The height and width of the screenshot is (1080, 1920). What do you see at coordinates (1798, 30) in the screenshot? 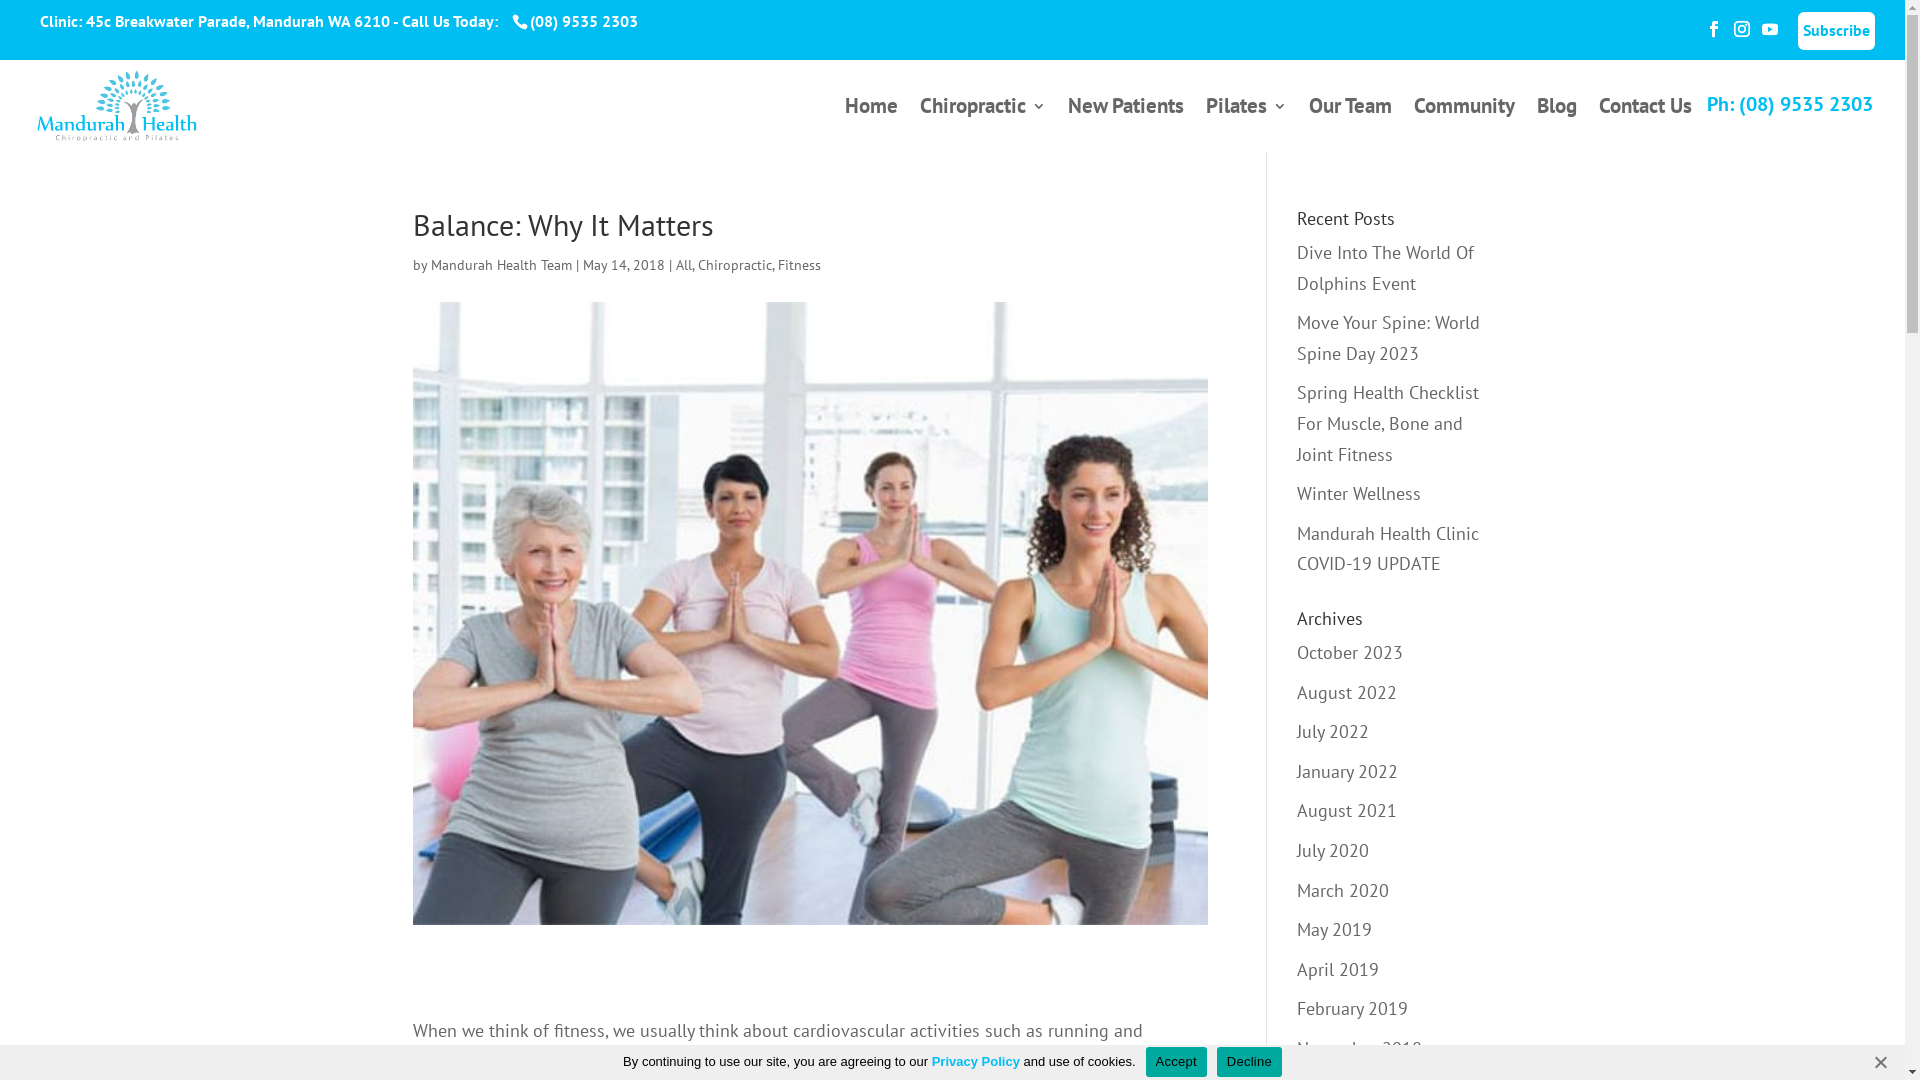
I see `'Subscribe'` at bounding box center [1798, 30].